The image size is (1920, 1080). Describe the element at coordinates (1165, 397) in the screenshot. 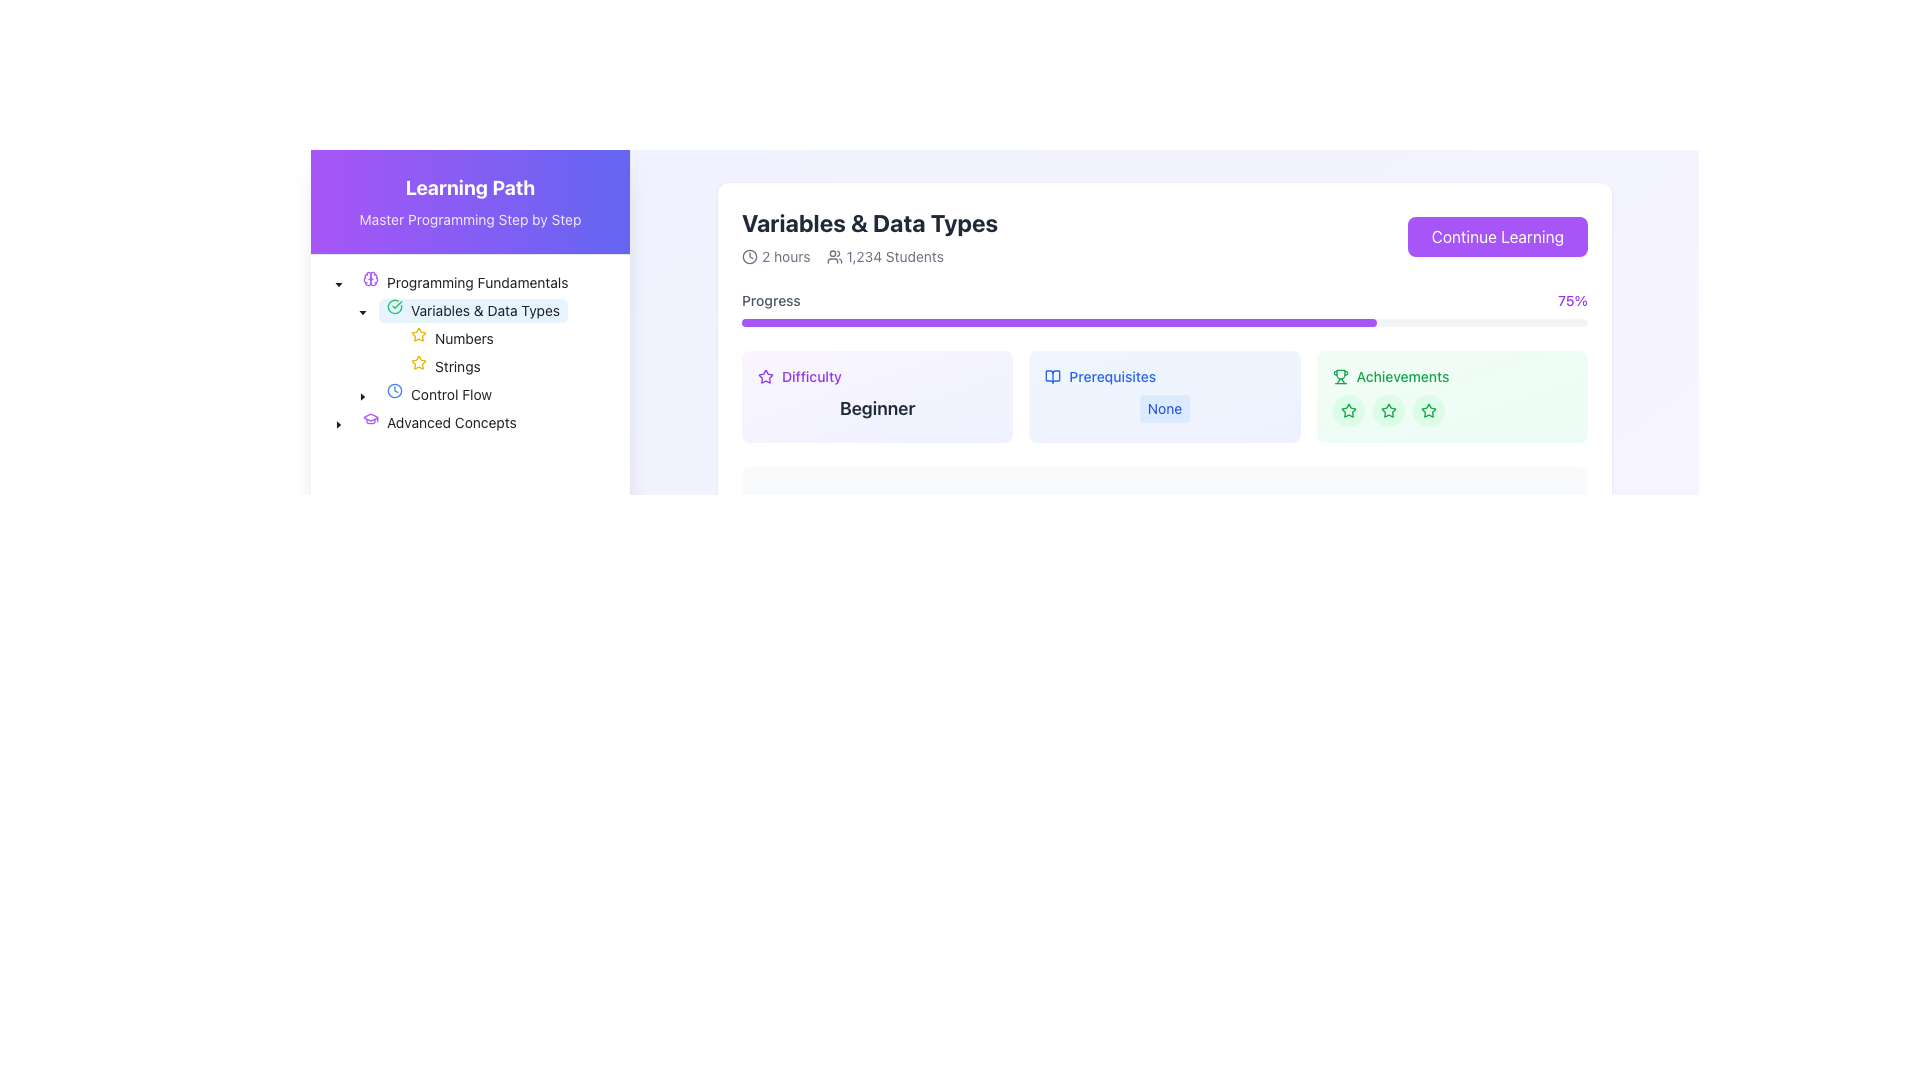

I see `the 'Prerequisites' informational display label, which is located in the central area of a three-column grid and contains the heading 'Prerequisites' followed by the label 'None' in a light blue rounded box` at that location.